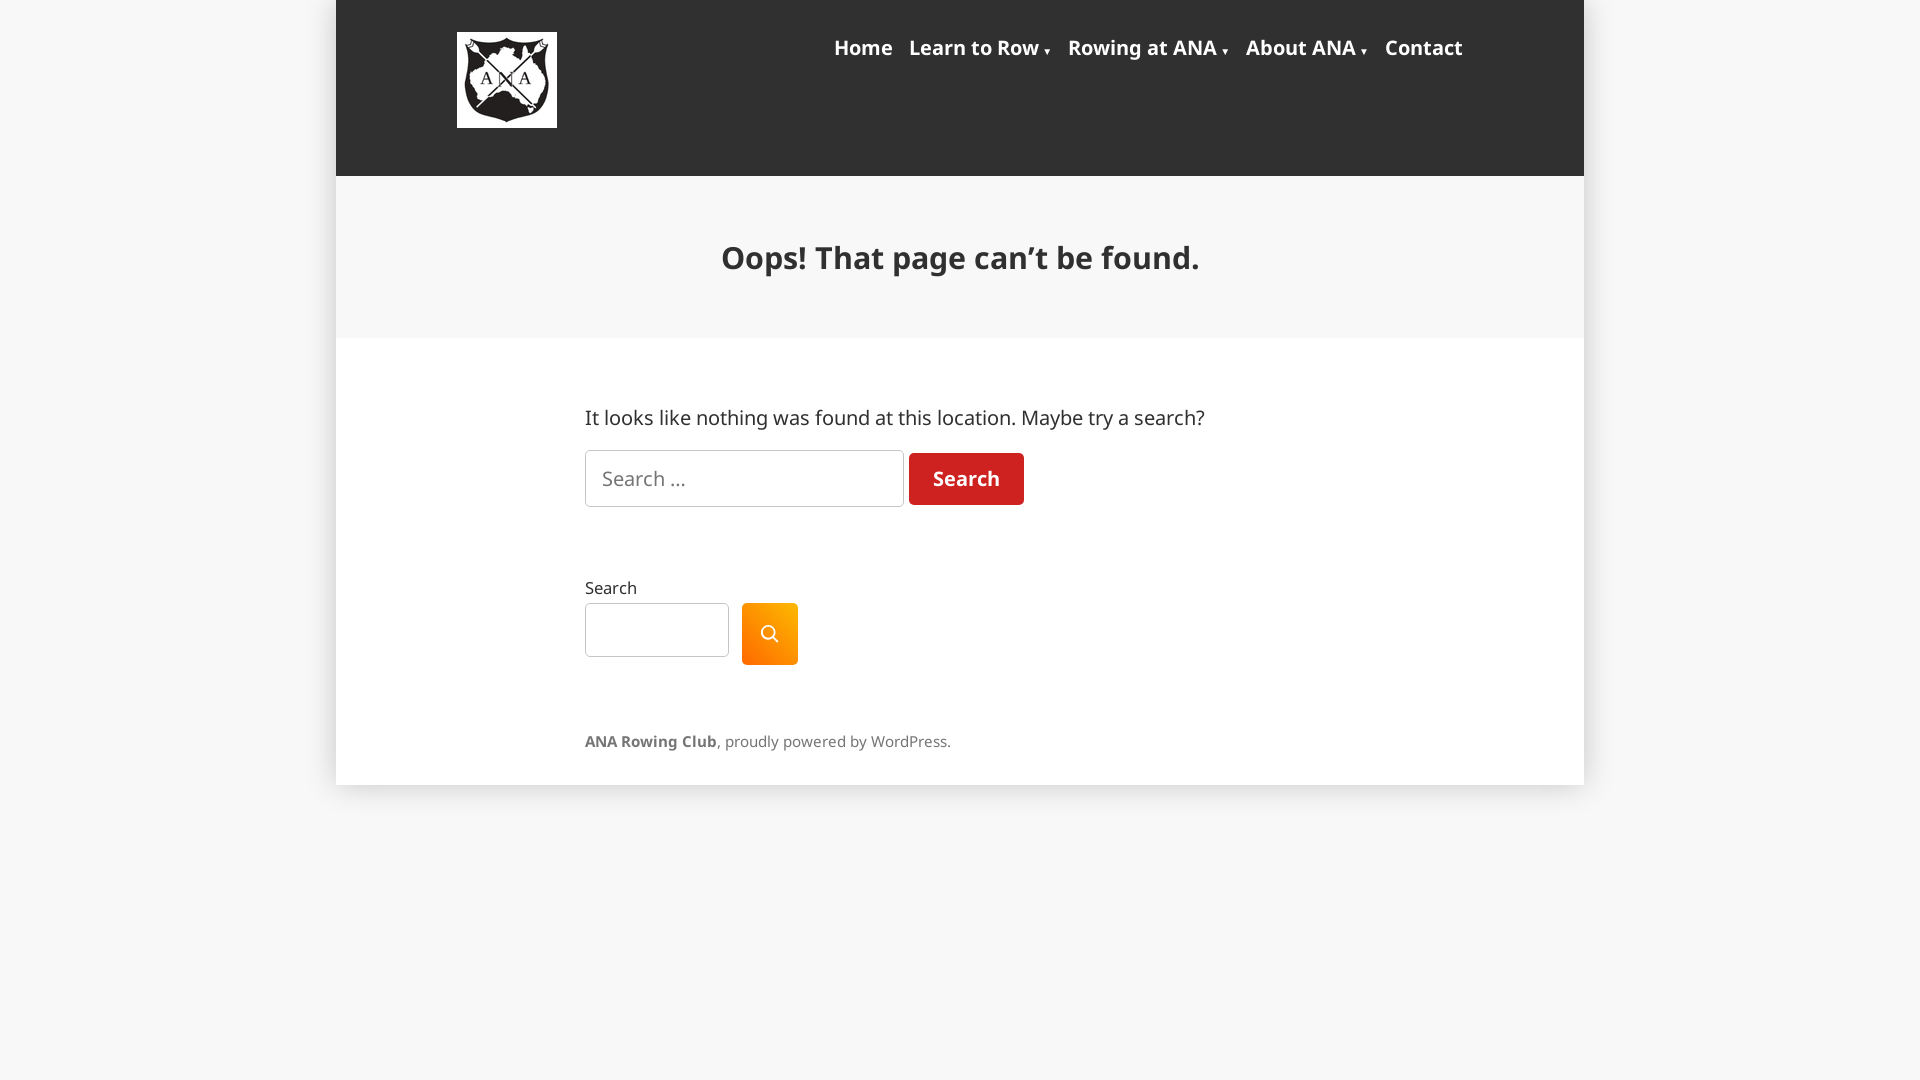 This screenshot has width=1920, height=1080. I want to click on 'proudly powered by WordPress', so click(723, 740).